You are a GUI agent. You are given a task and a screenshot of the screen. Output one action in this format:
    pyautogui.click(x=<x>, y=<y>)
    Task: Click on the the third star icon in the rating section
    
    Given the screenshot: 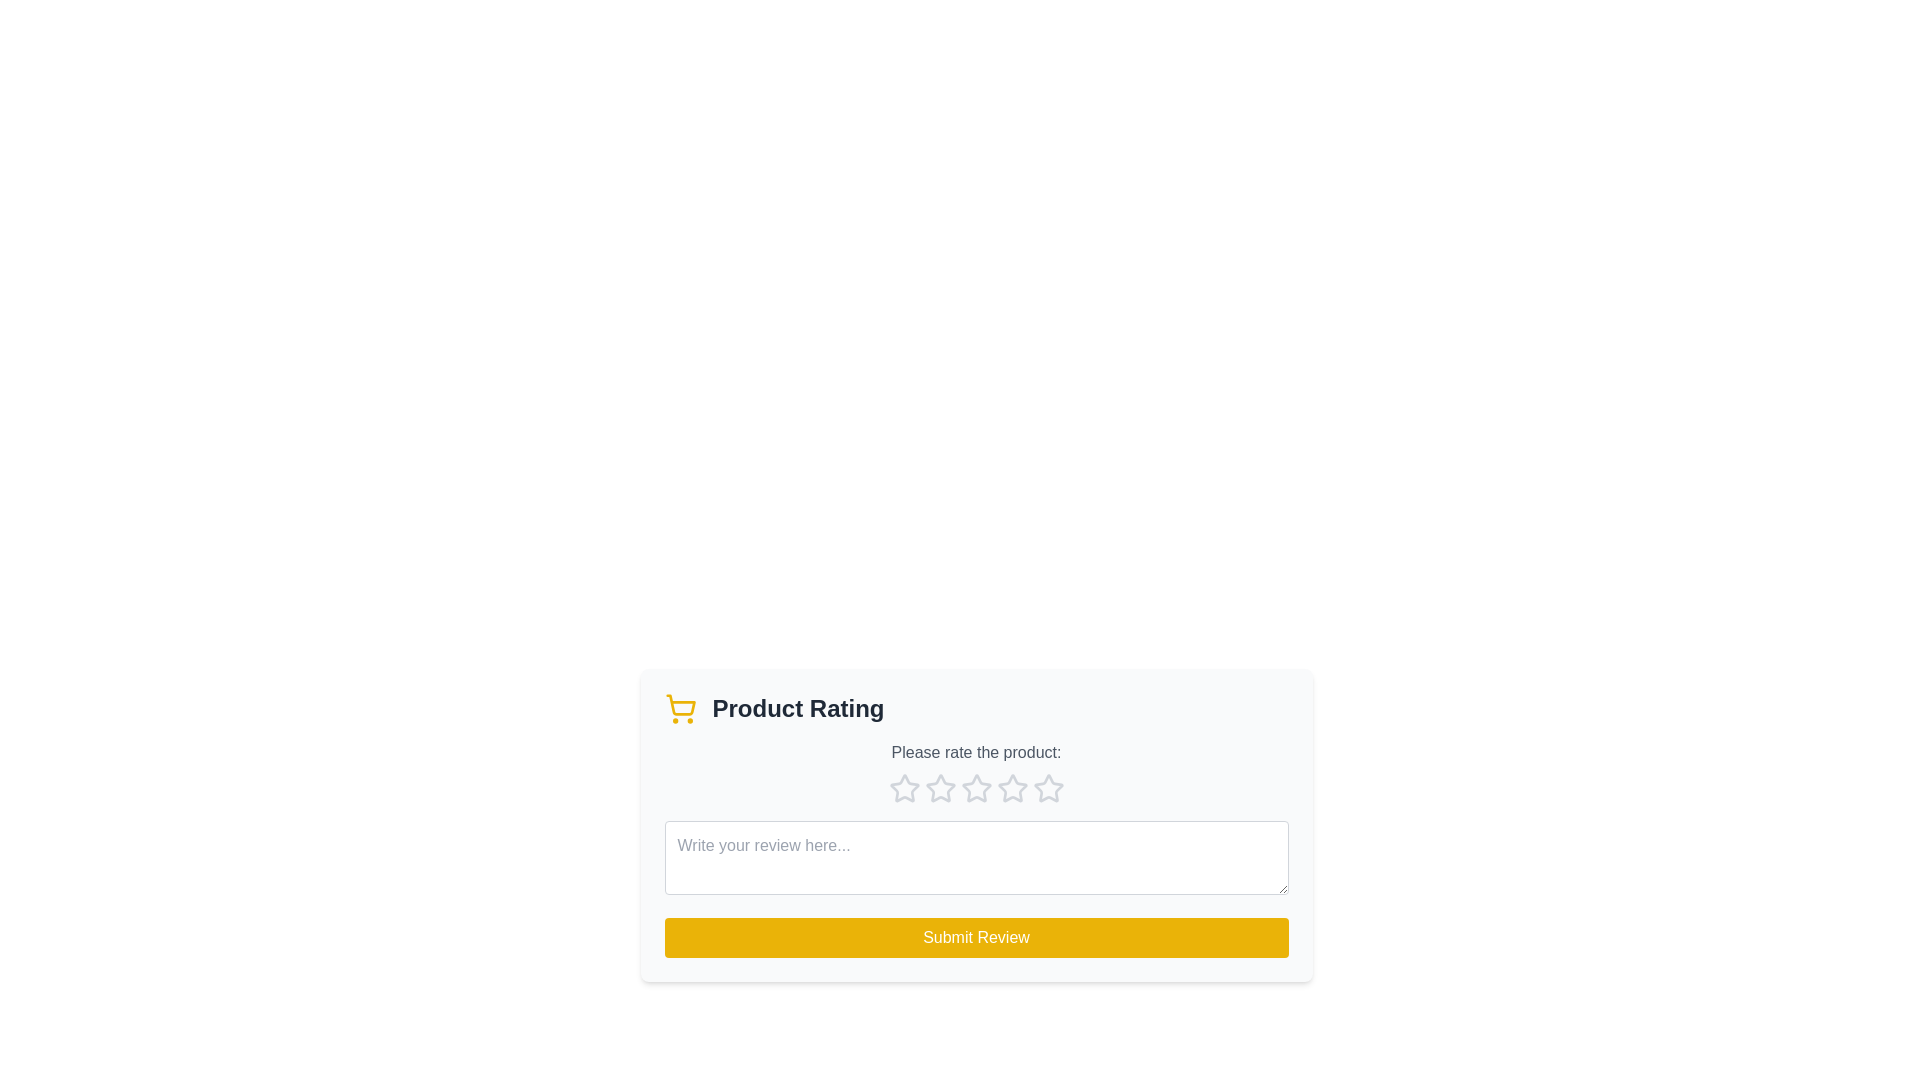 What is the action you would take?
    pyautogui.click(x=976, y=787)
    